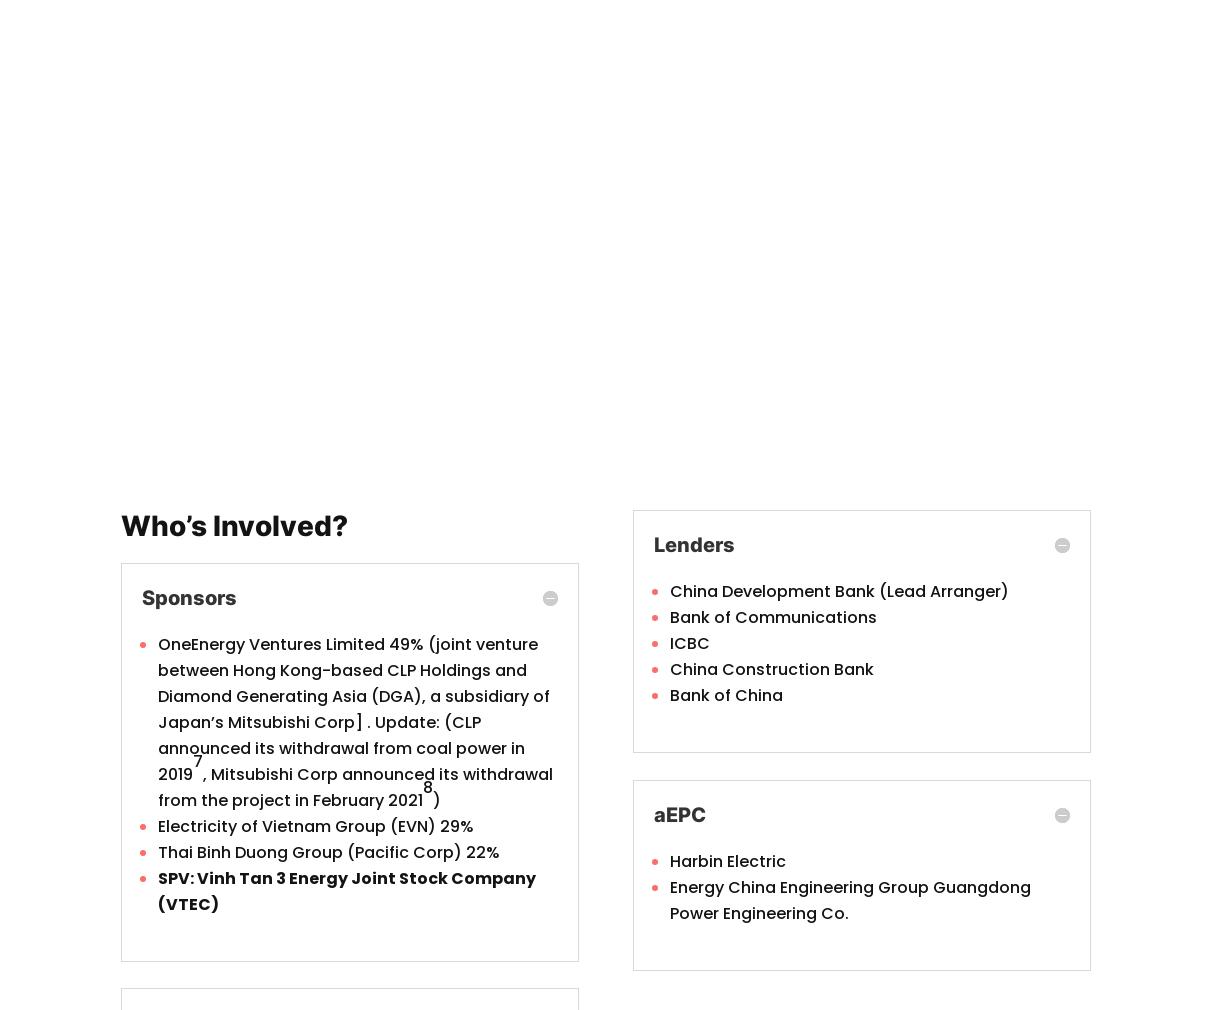 The image size is (1212, 1010). I want to click on 'Electricity of Vietnam Group (EVN) 29%', so click(314, 825).